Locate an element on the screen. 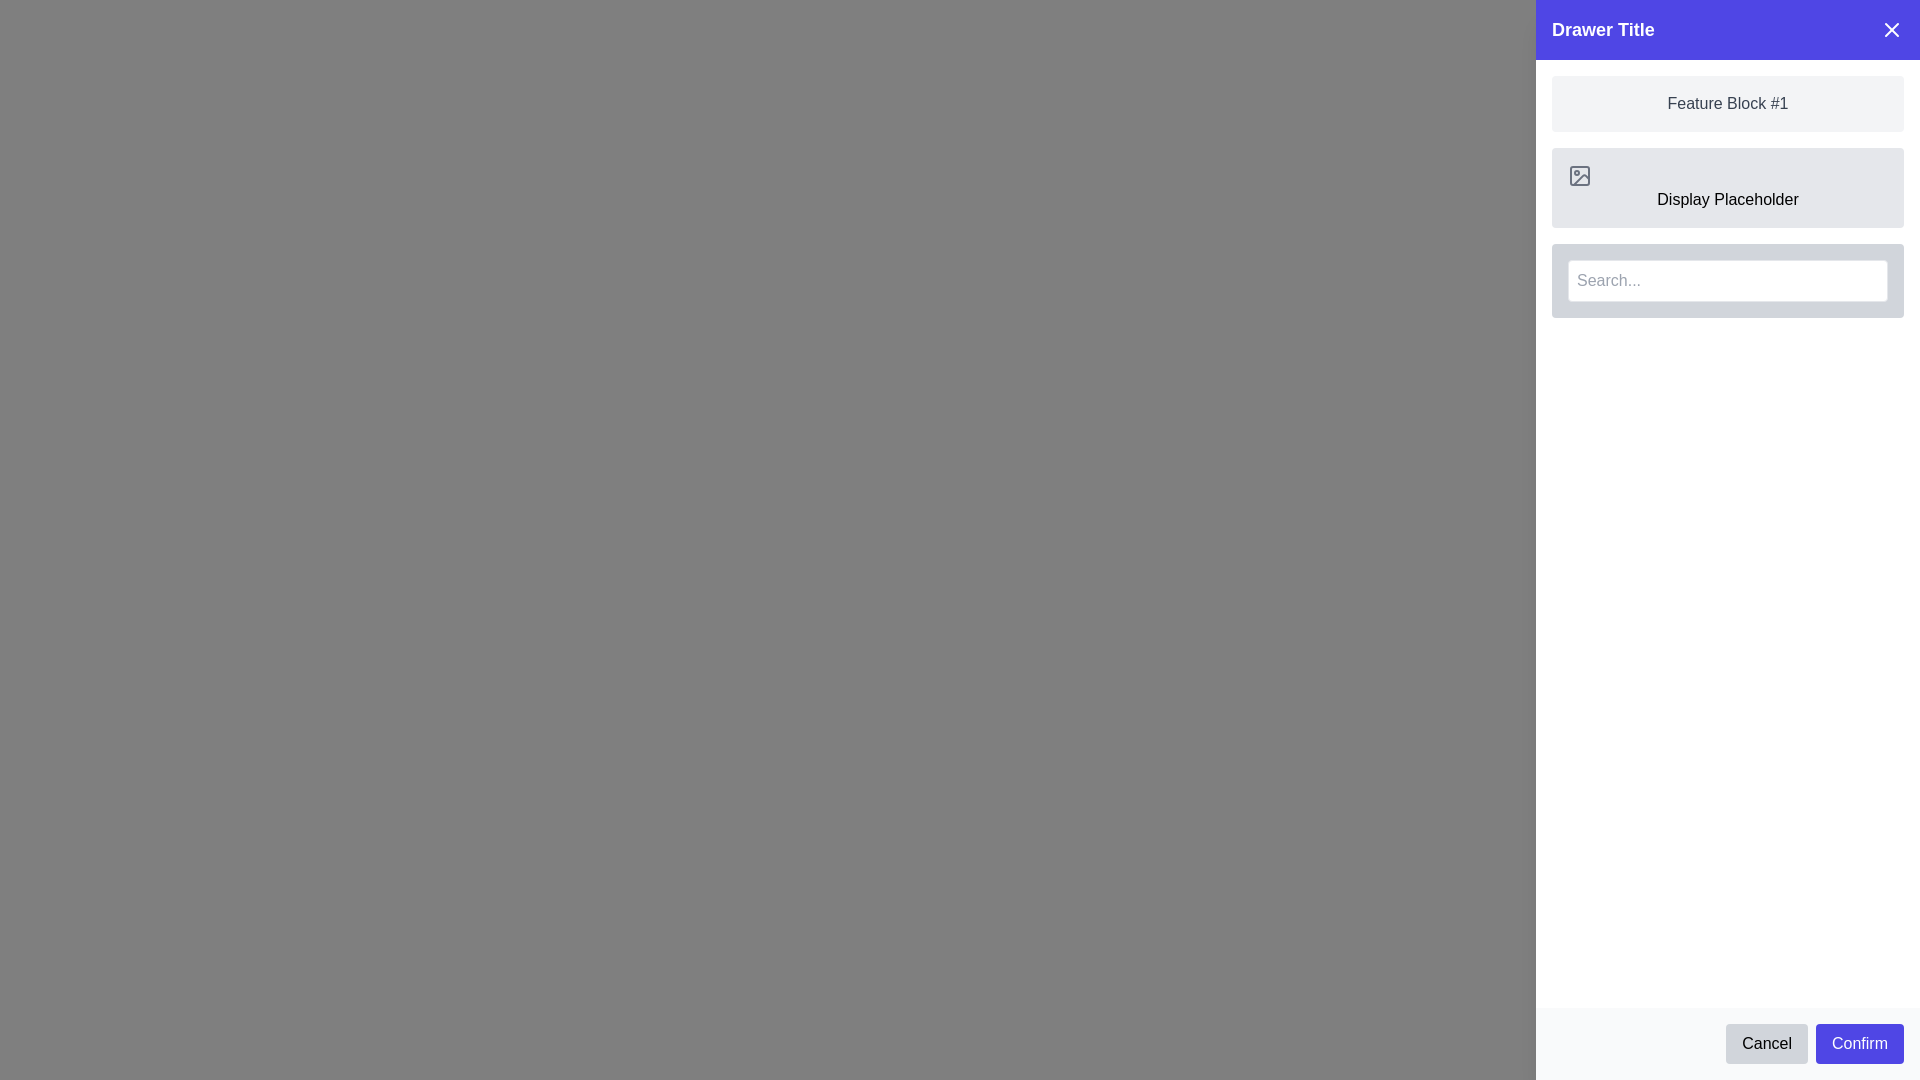  the Text block with the label 'Feature Block #1', which is a rectangular block with rounded corners and a gray background, located in the right panel underneath the header title 'Drawer Title' is located at coordinates (1727, 104).